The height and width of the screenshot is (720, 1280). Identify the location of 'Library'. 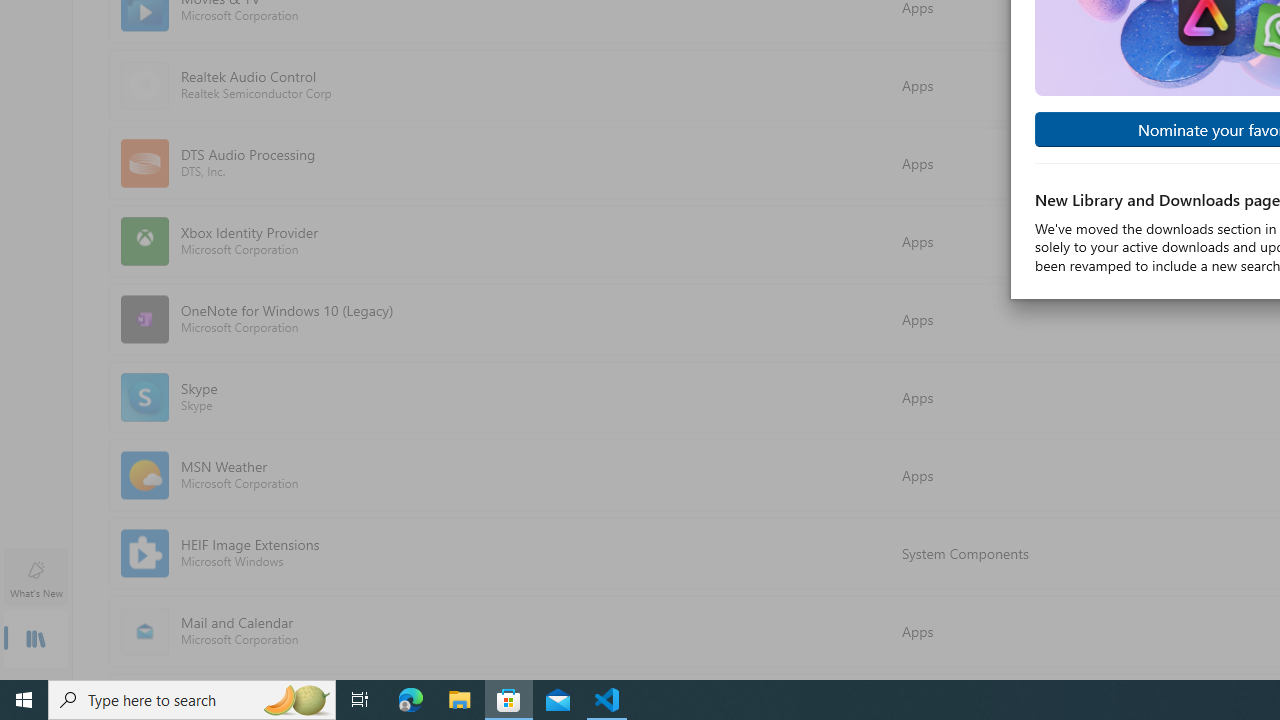
(35, 640).